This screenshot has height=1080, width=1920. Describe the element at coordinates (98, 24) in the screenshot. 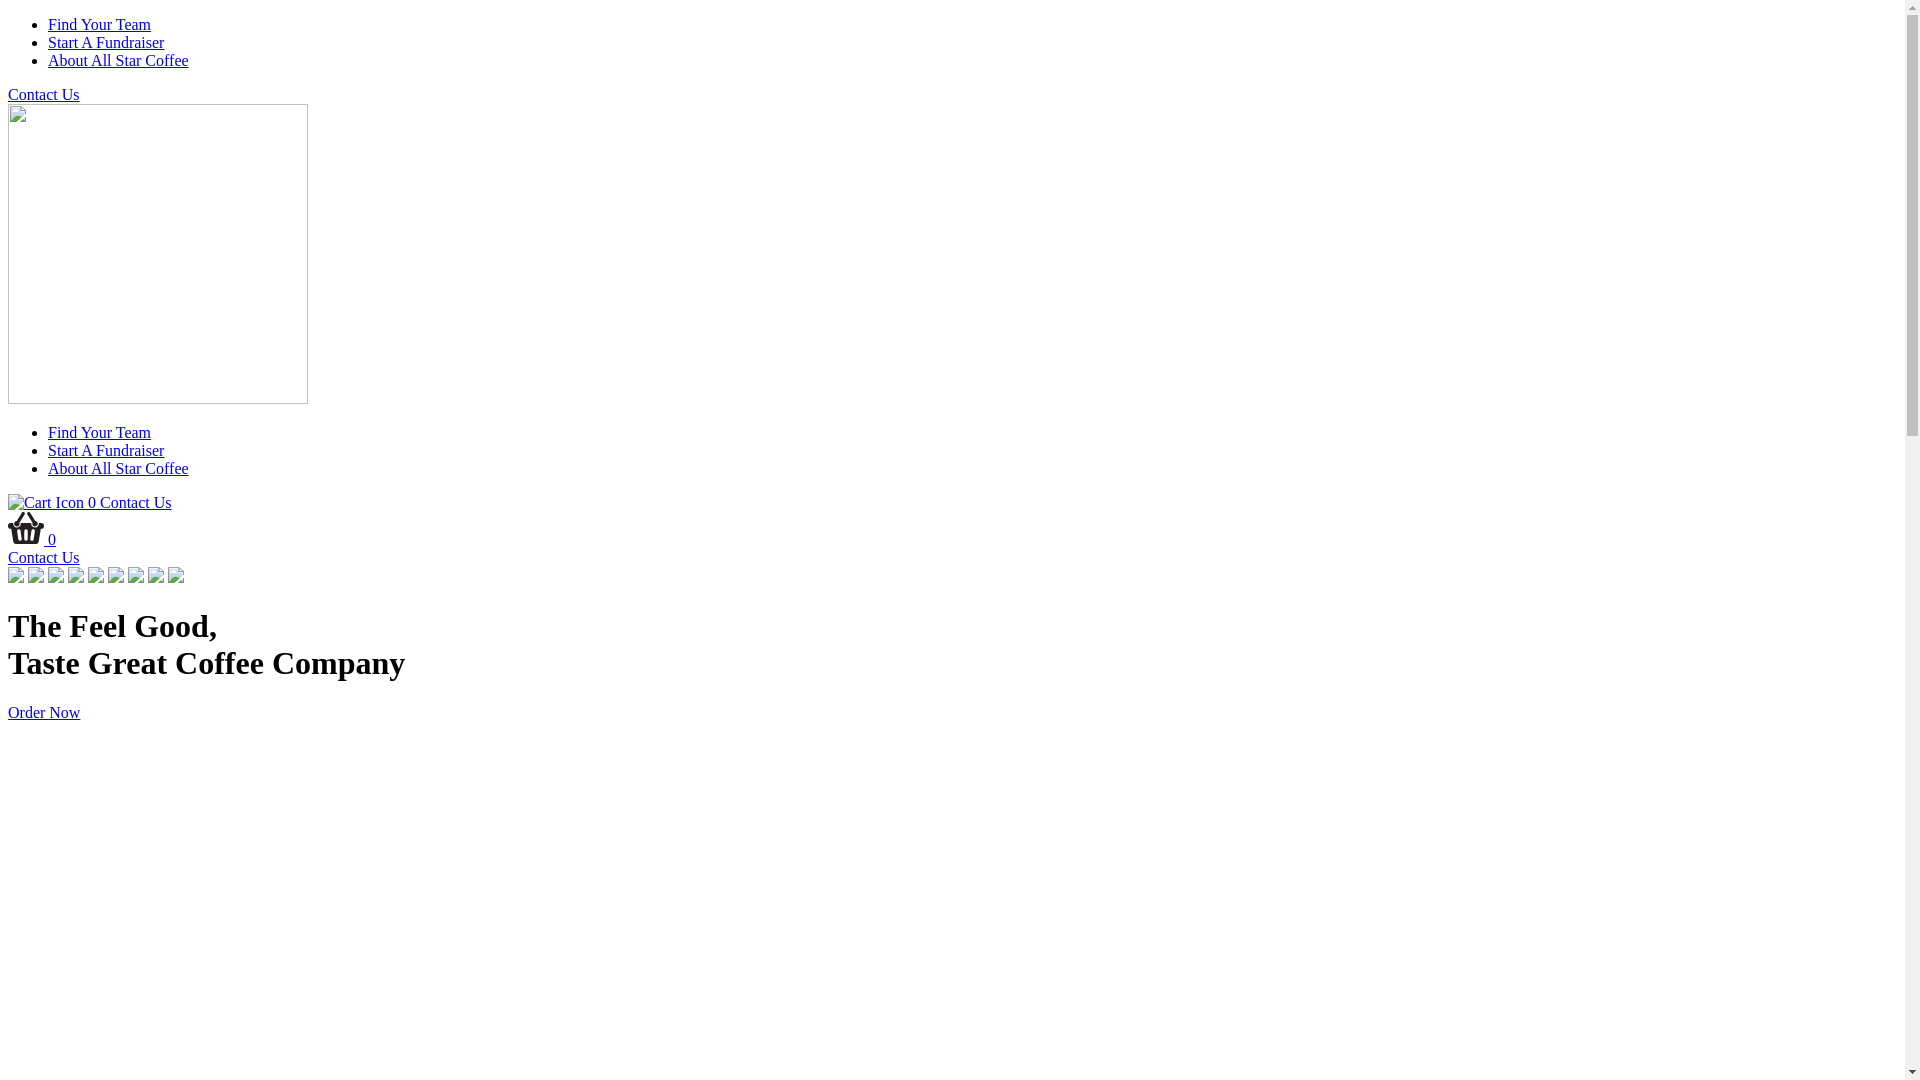

I see `'Find Your Team'` at that location.